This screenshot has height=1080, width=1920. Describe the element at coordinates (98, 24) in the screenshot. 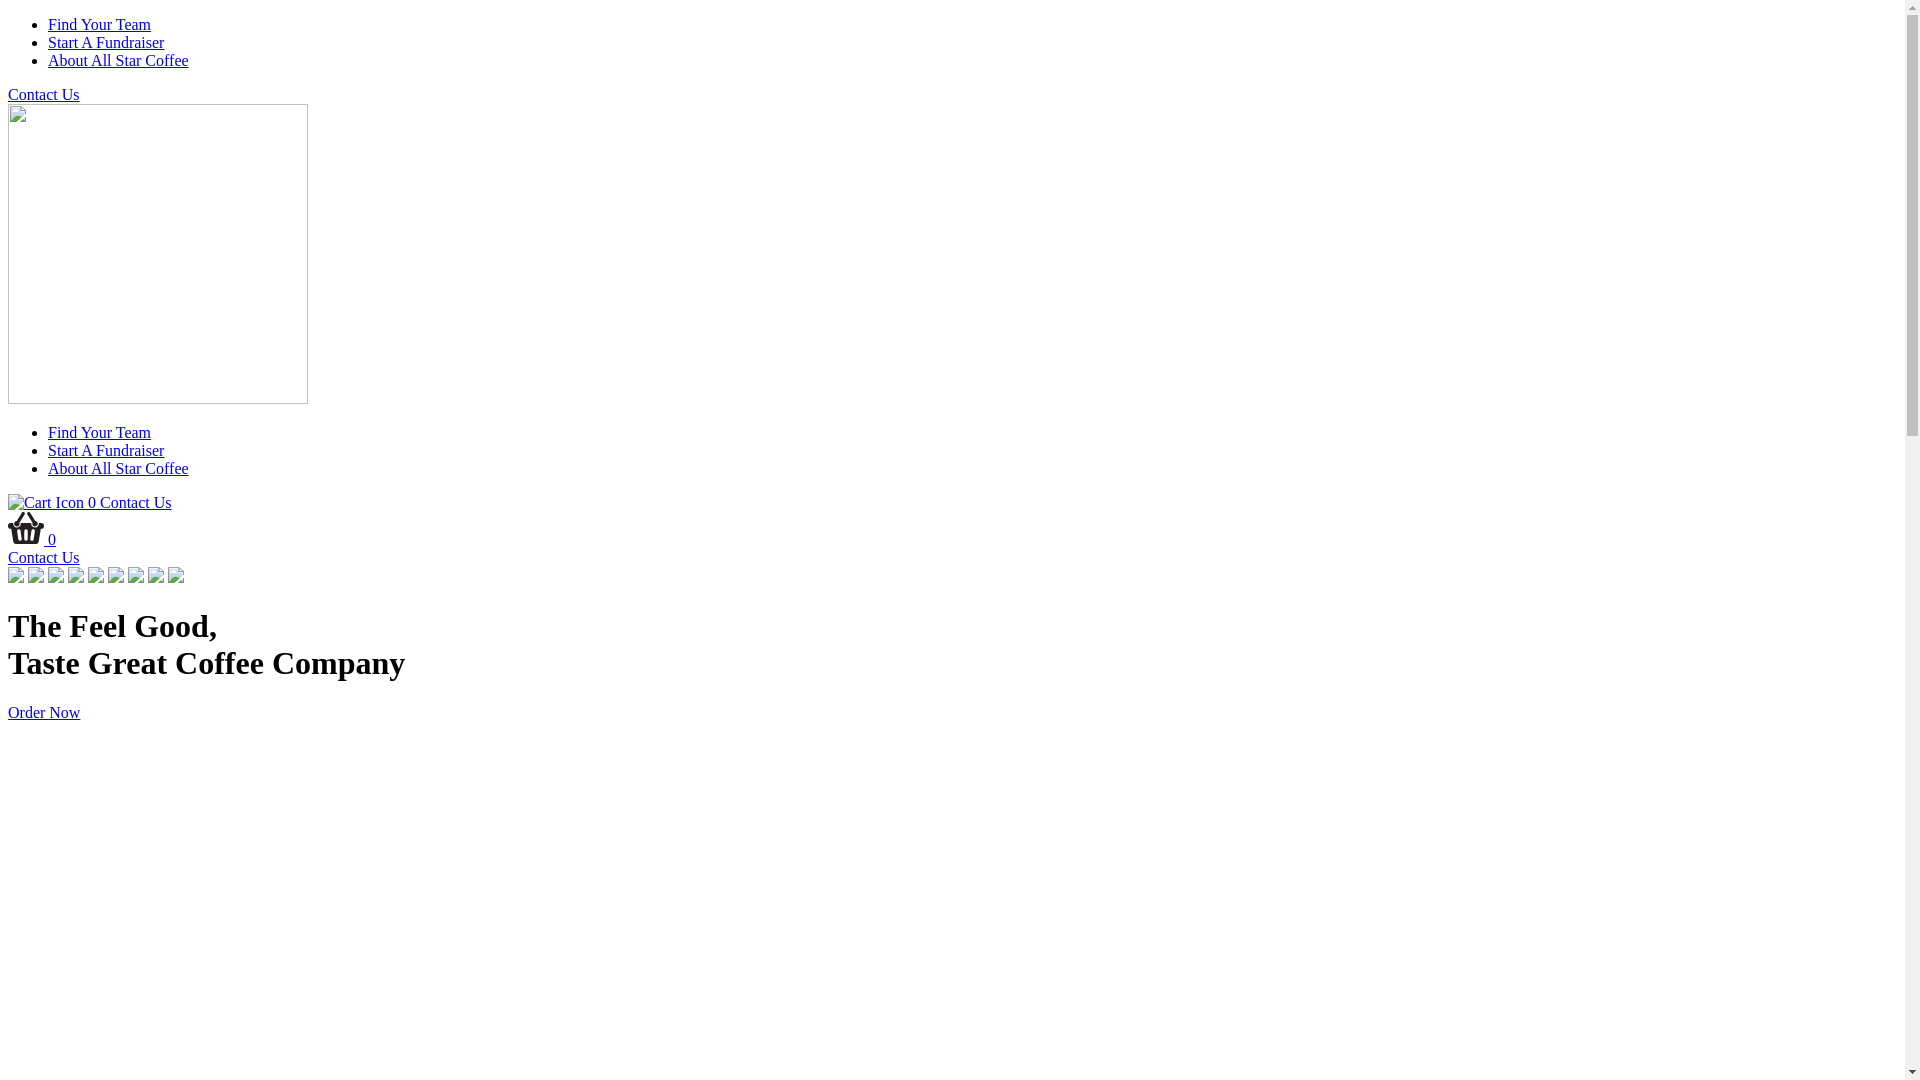

I see `'Find Your Team'` at that location.